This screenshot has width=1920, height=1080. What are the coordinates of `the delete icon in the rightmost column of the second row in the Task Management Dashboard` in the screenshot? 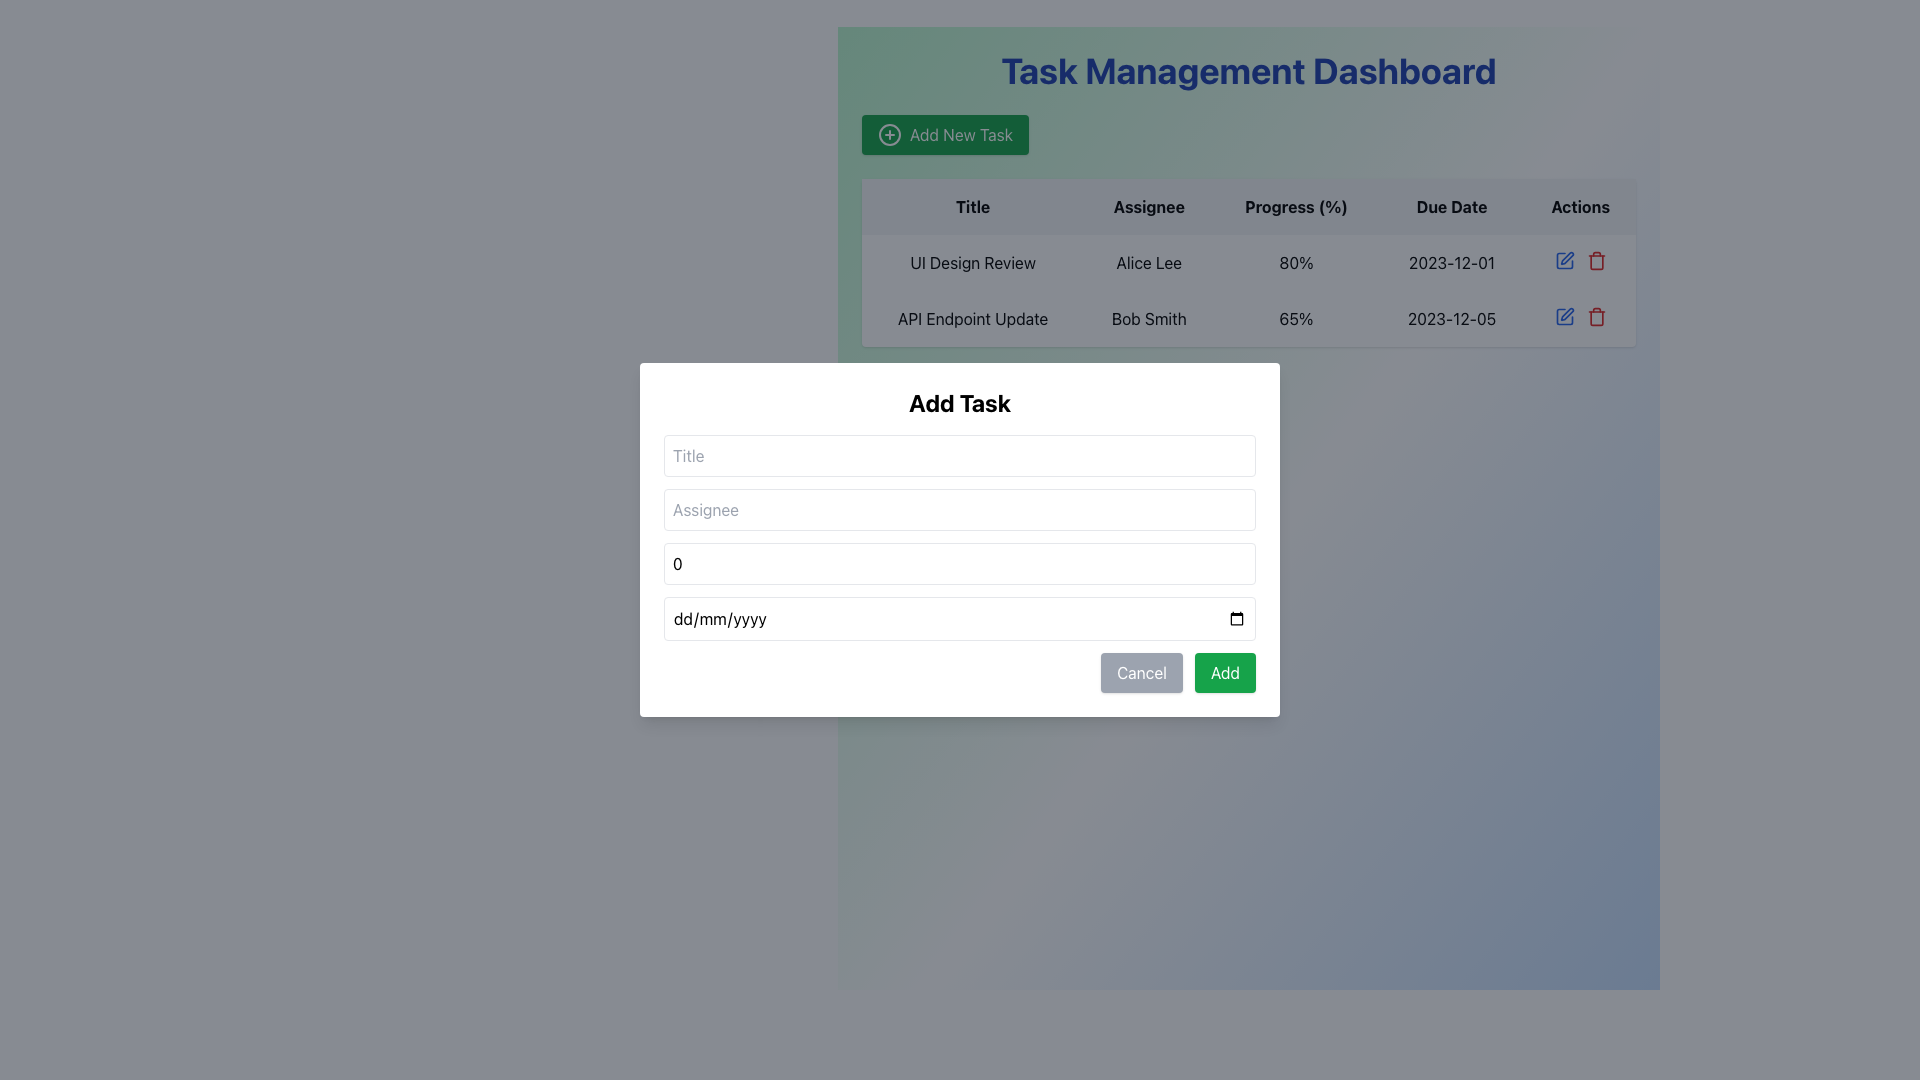 It's located at (1595, 315).